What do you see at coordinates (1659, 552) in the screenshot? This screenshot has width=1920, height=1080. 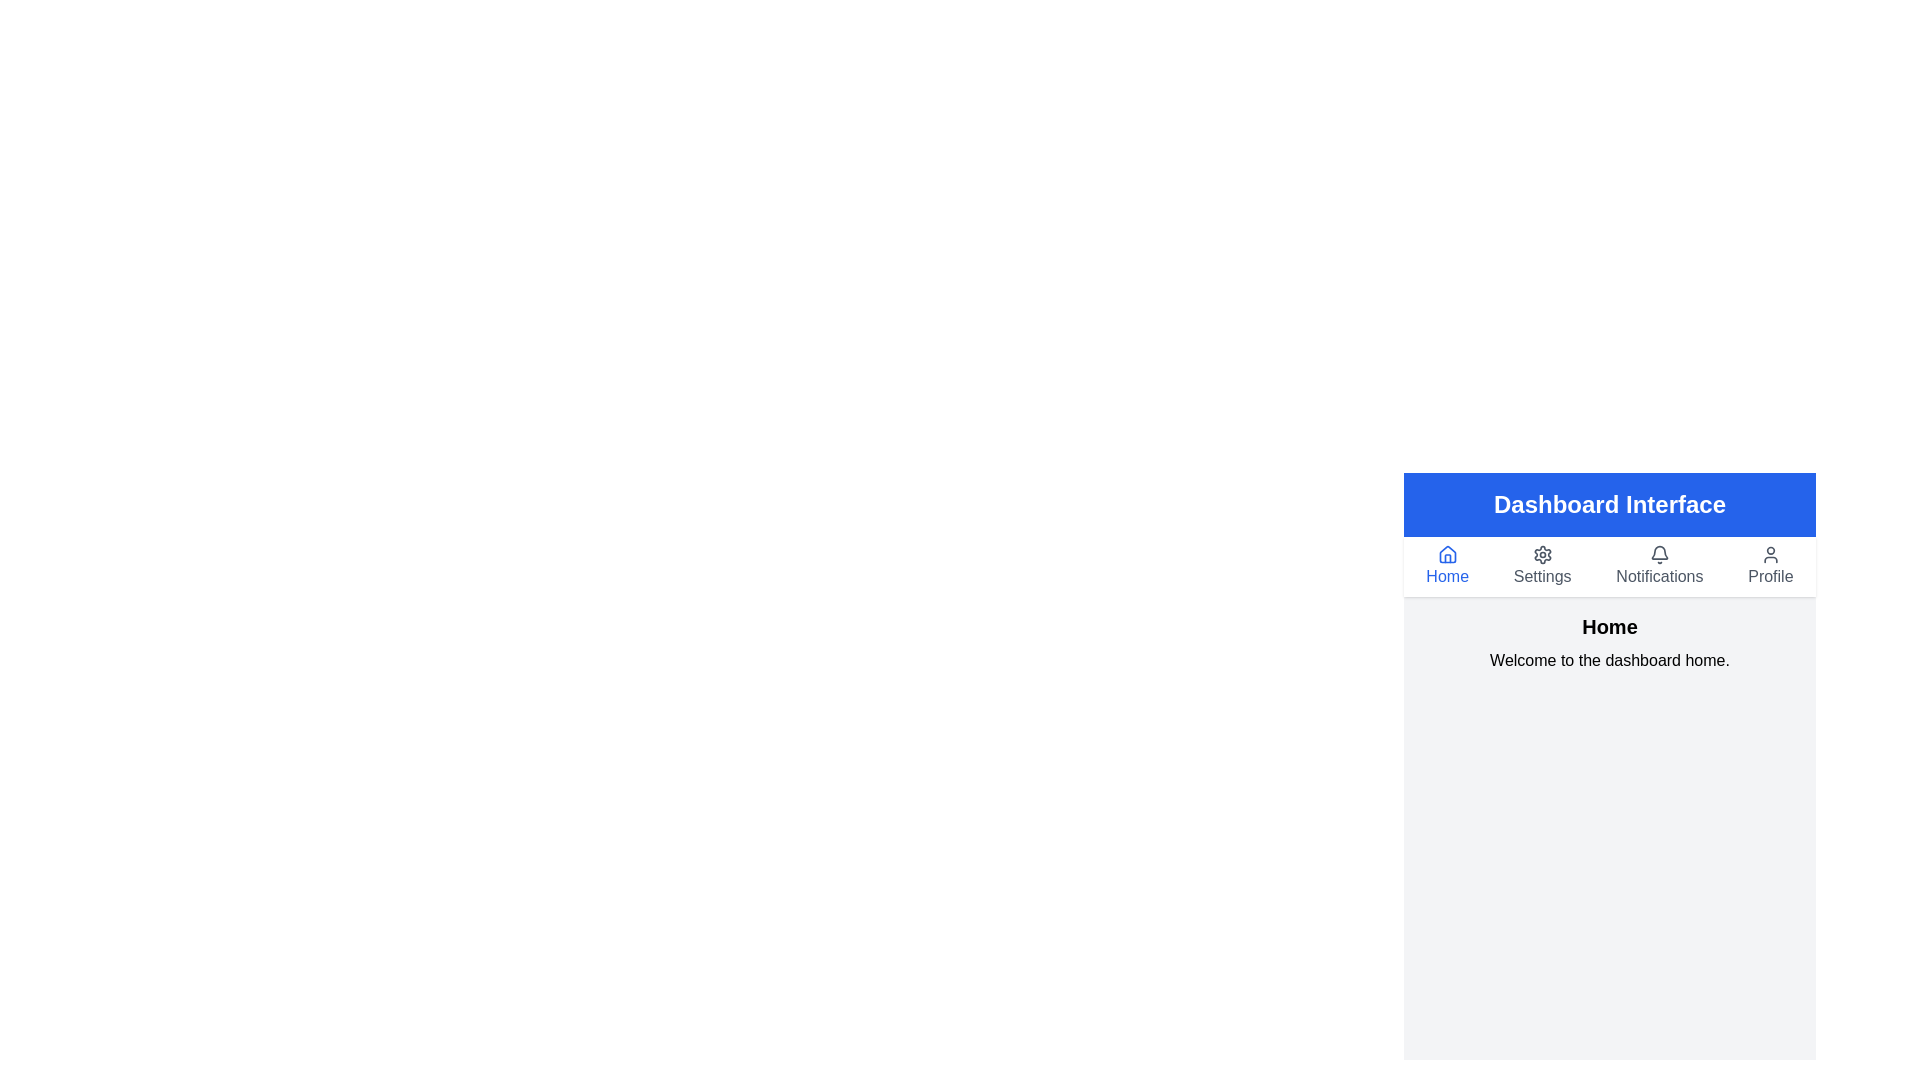 I see `the third icon from the left in the navigation bar, which represents notifications` at bounding box center [1659, 552].